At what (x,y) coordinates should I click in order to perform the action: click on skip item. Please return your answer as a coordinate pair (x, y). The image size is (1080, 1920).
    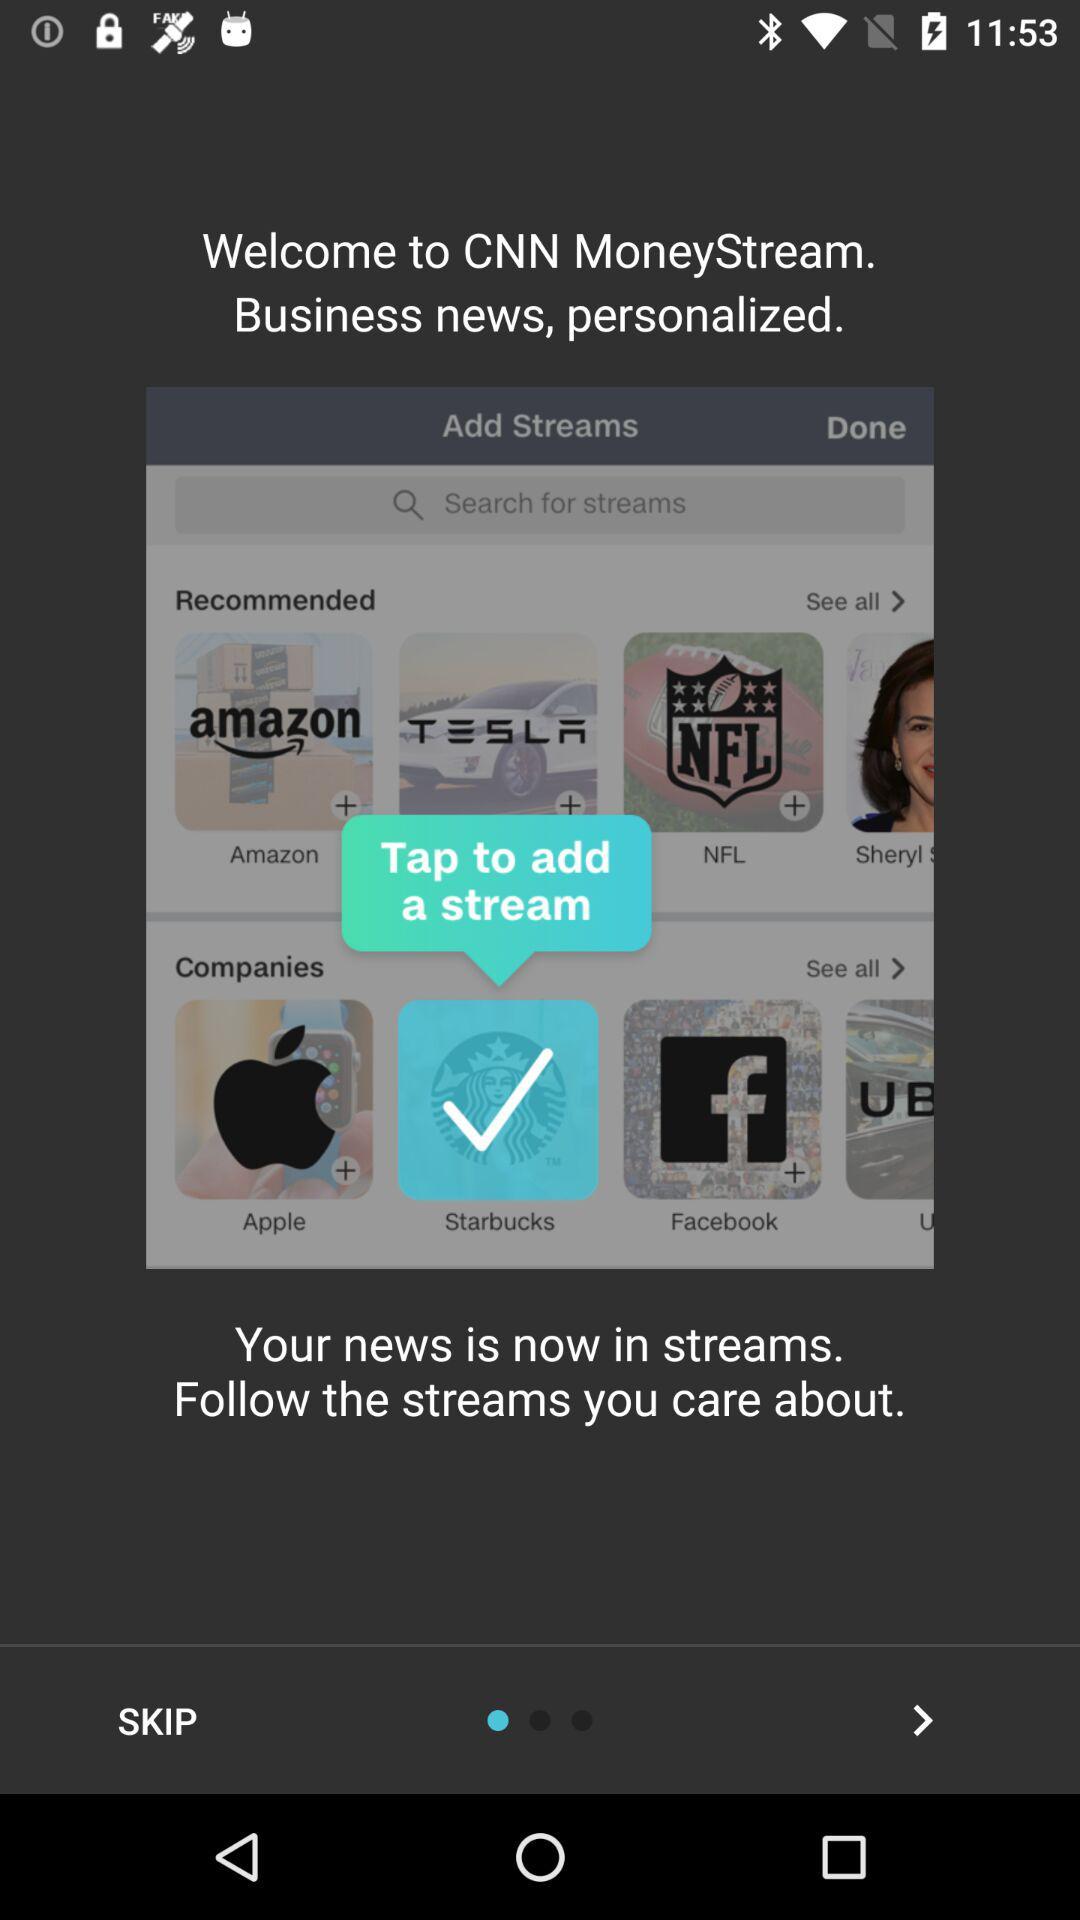
    Looking at the image, I should click on (156, 1719).